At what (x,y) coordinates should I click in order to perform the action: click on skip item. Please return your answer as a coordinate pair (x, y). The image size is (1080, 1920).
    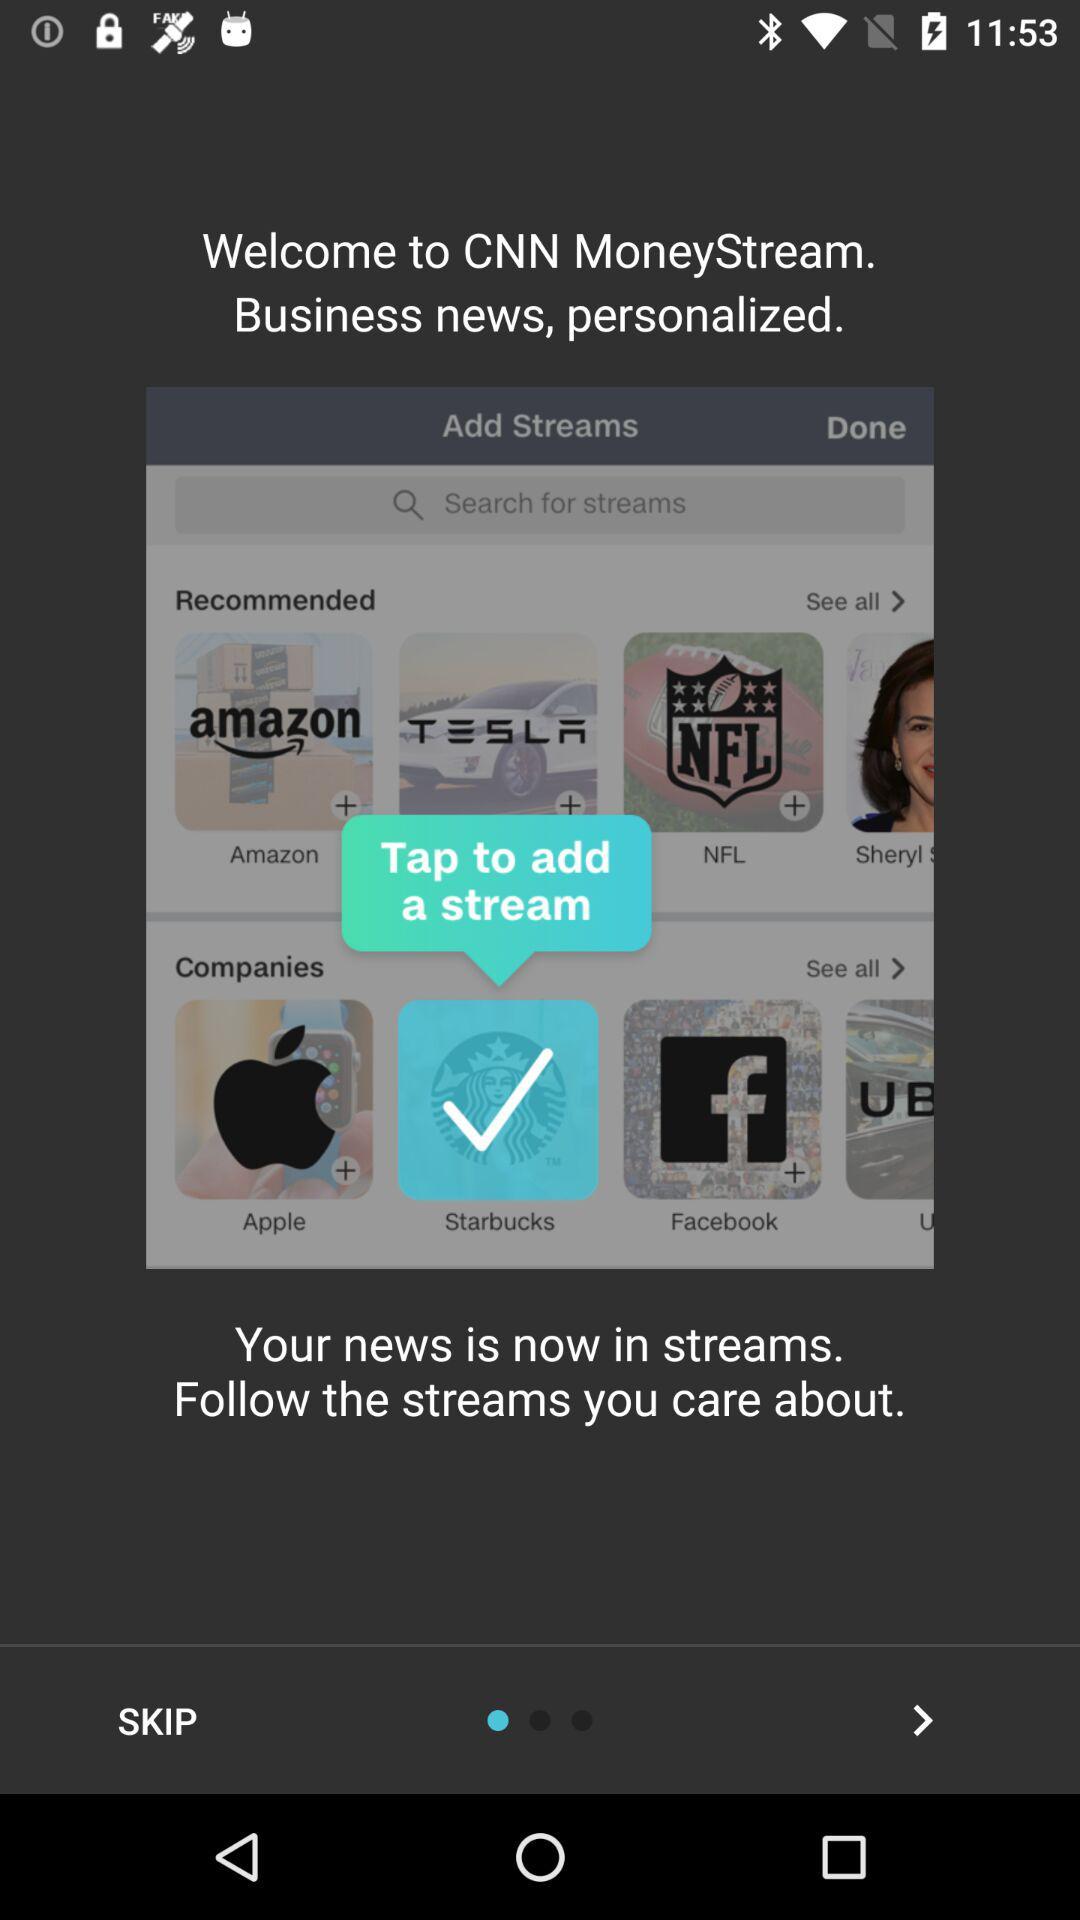
    Looking at the image, I should click on (156, 1719).